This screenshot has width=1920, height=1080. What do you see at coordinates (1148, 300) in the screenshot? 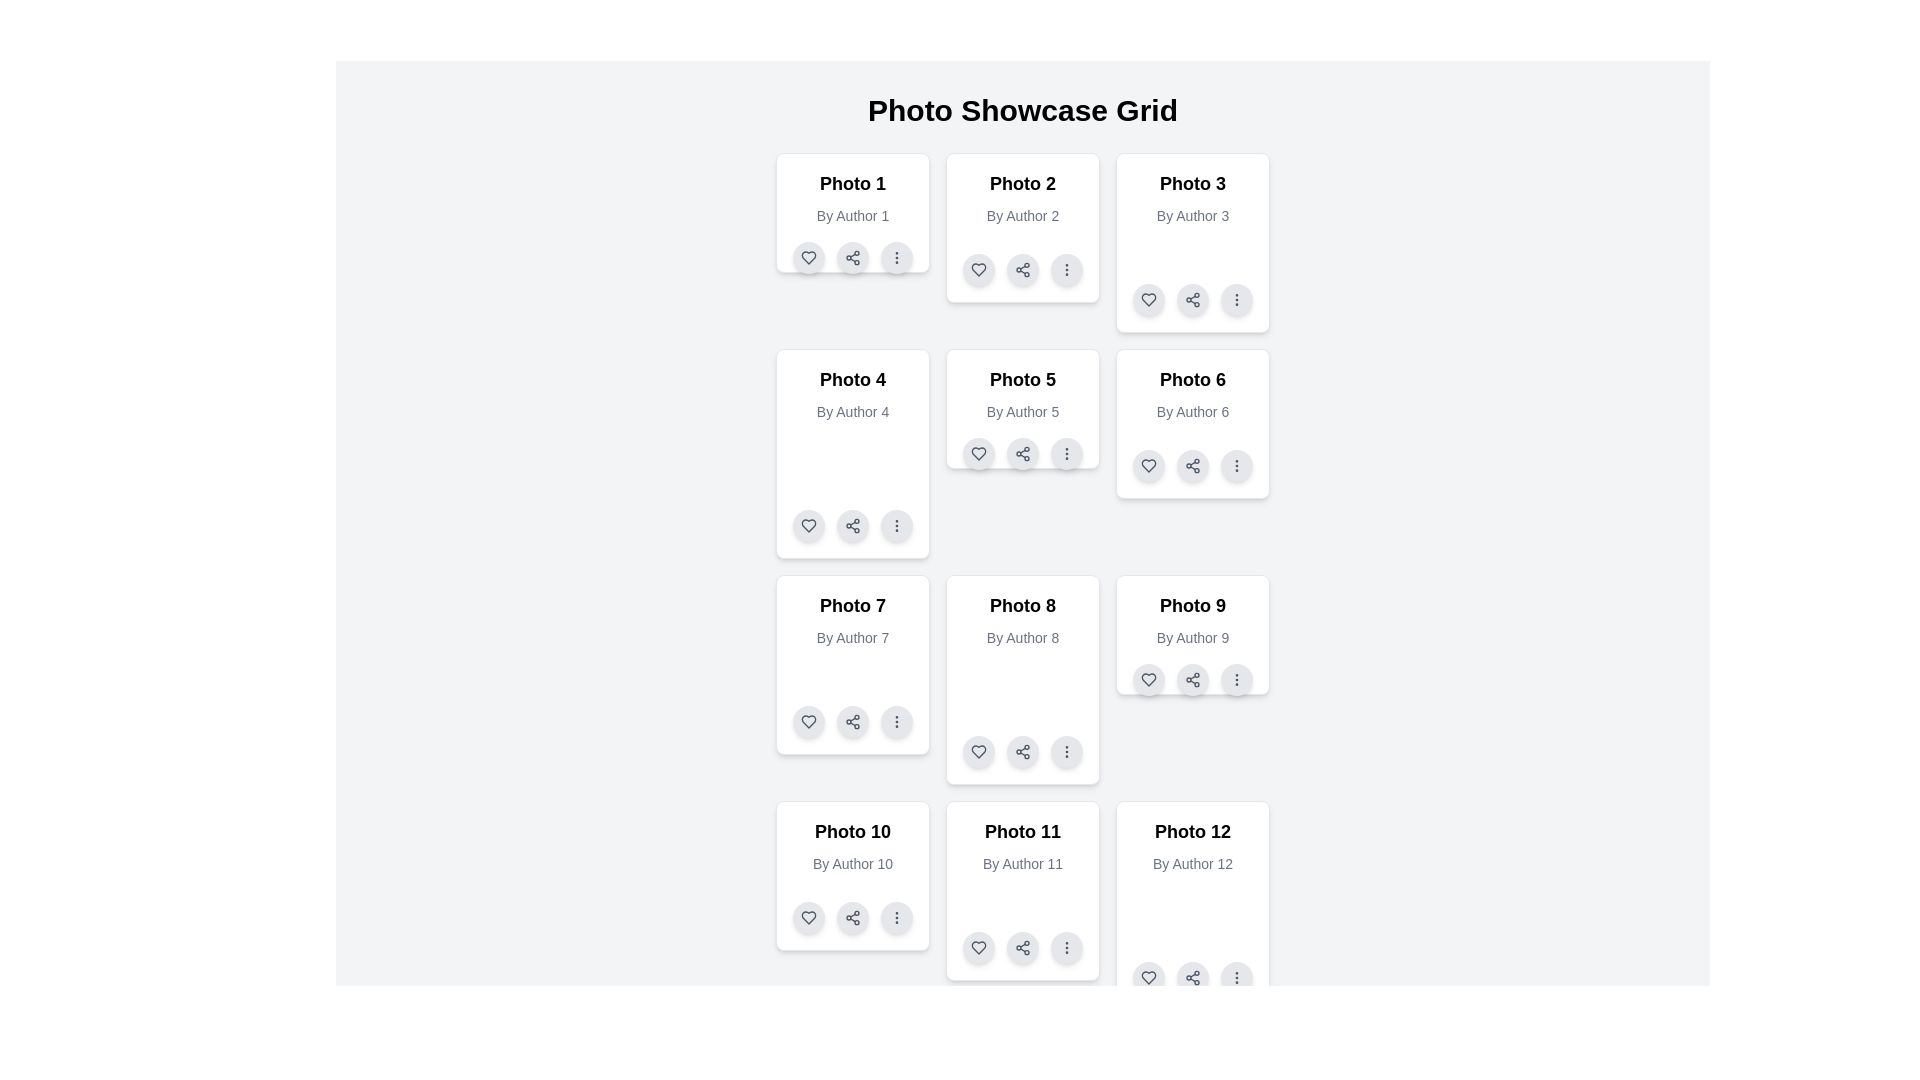
I see `the heart icon button located at the bottom of the third photo card in the 'Photo Showcase Grid' to indicate preference` at bounding box center [1148, 300].